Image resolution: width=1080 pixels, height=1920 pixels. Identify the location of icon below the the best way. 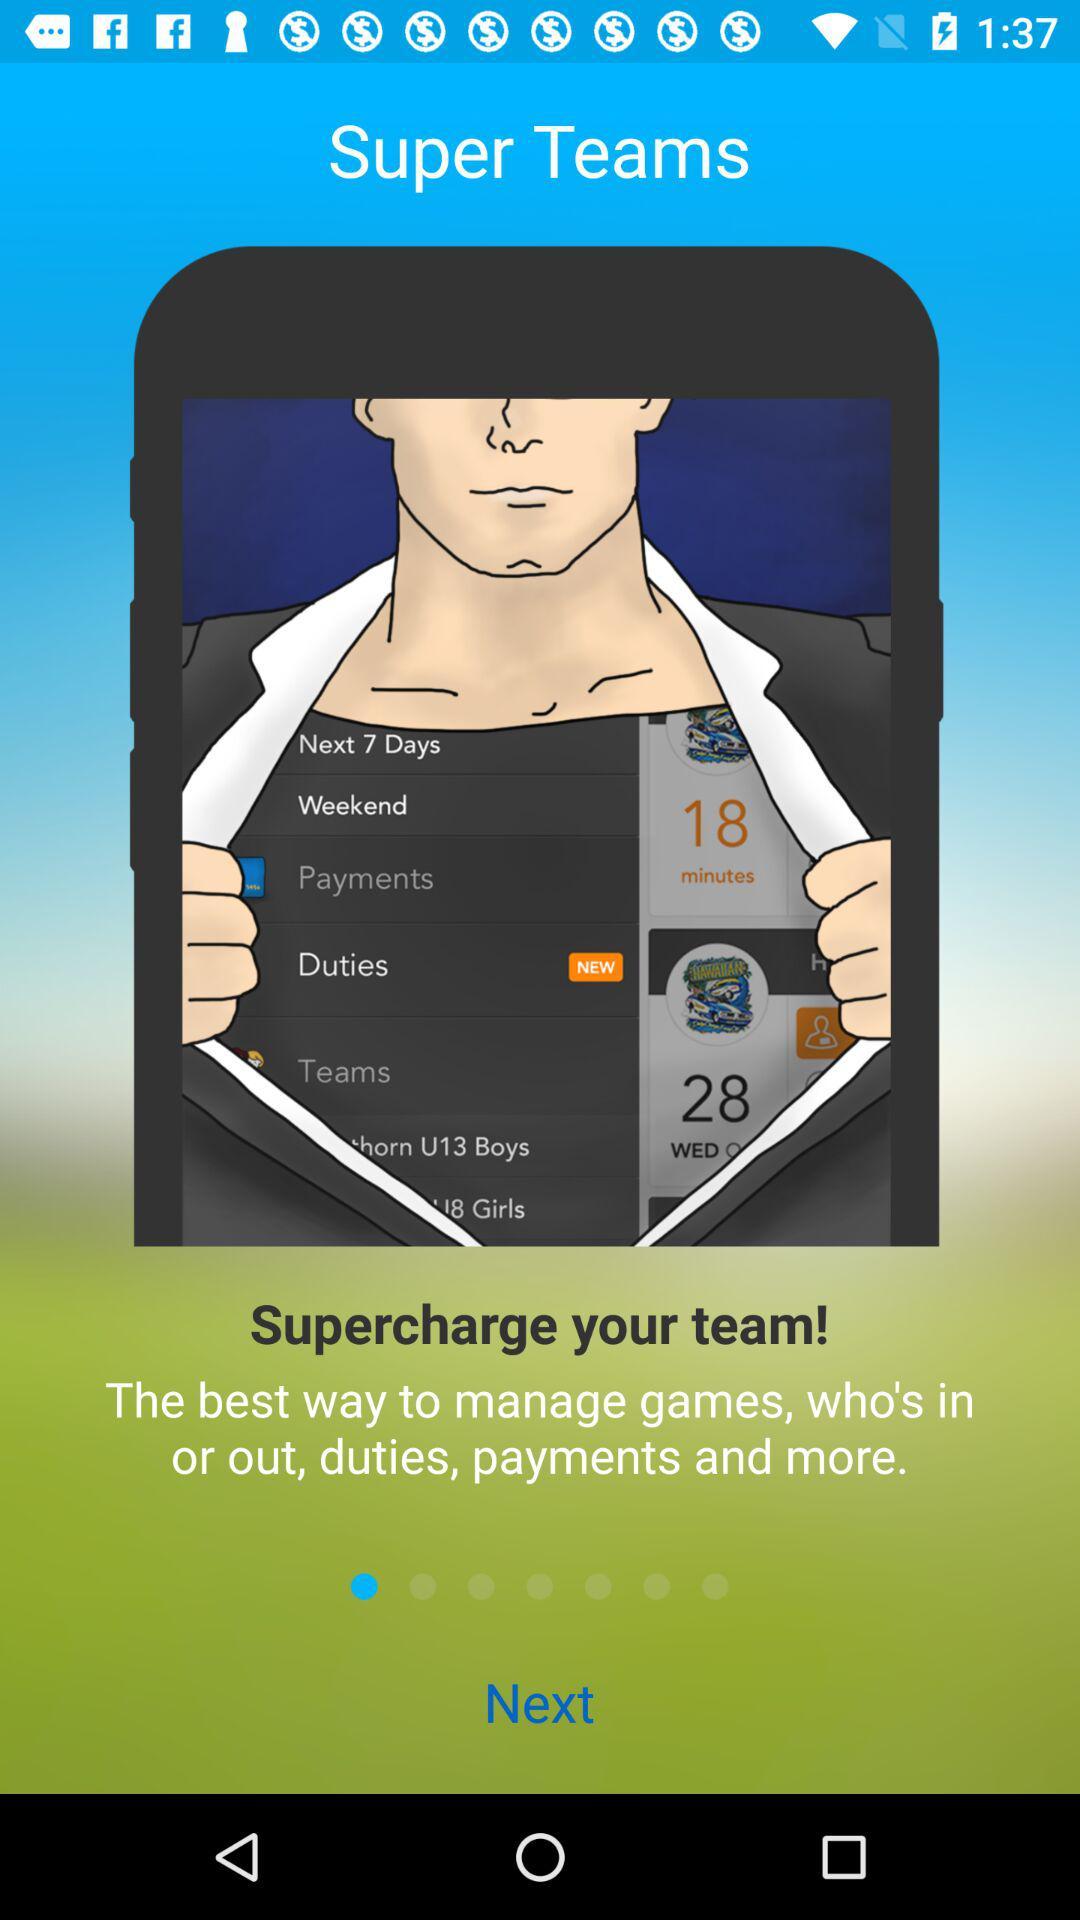
(597, 1585).